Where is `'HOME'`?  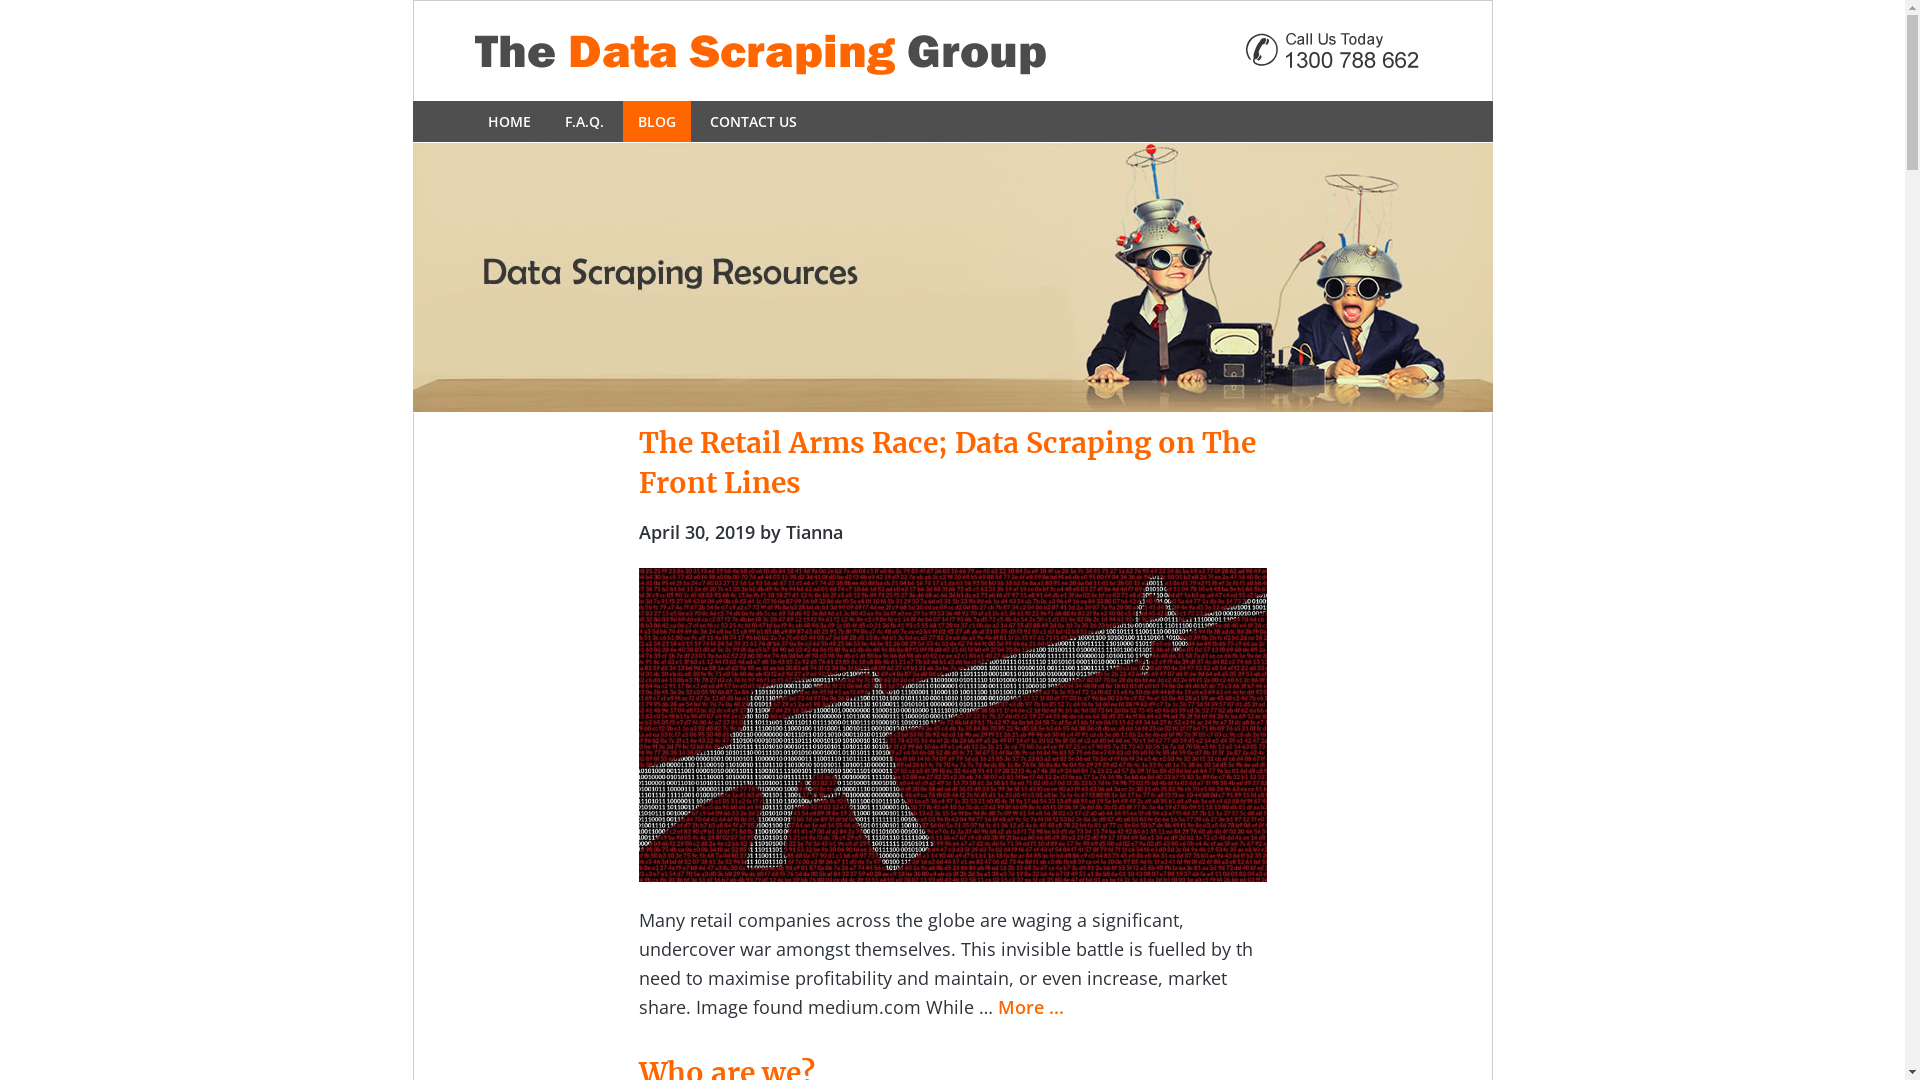 'HOME' is located at coordinates (470, 121).